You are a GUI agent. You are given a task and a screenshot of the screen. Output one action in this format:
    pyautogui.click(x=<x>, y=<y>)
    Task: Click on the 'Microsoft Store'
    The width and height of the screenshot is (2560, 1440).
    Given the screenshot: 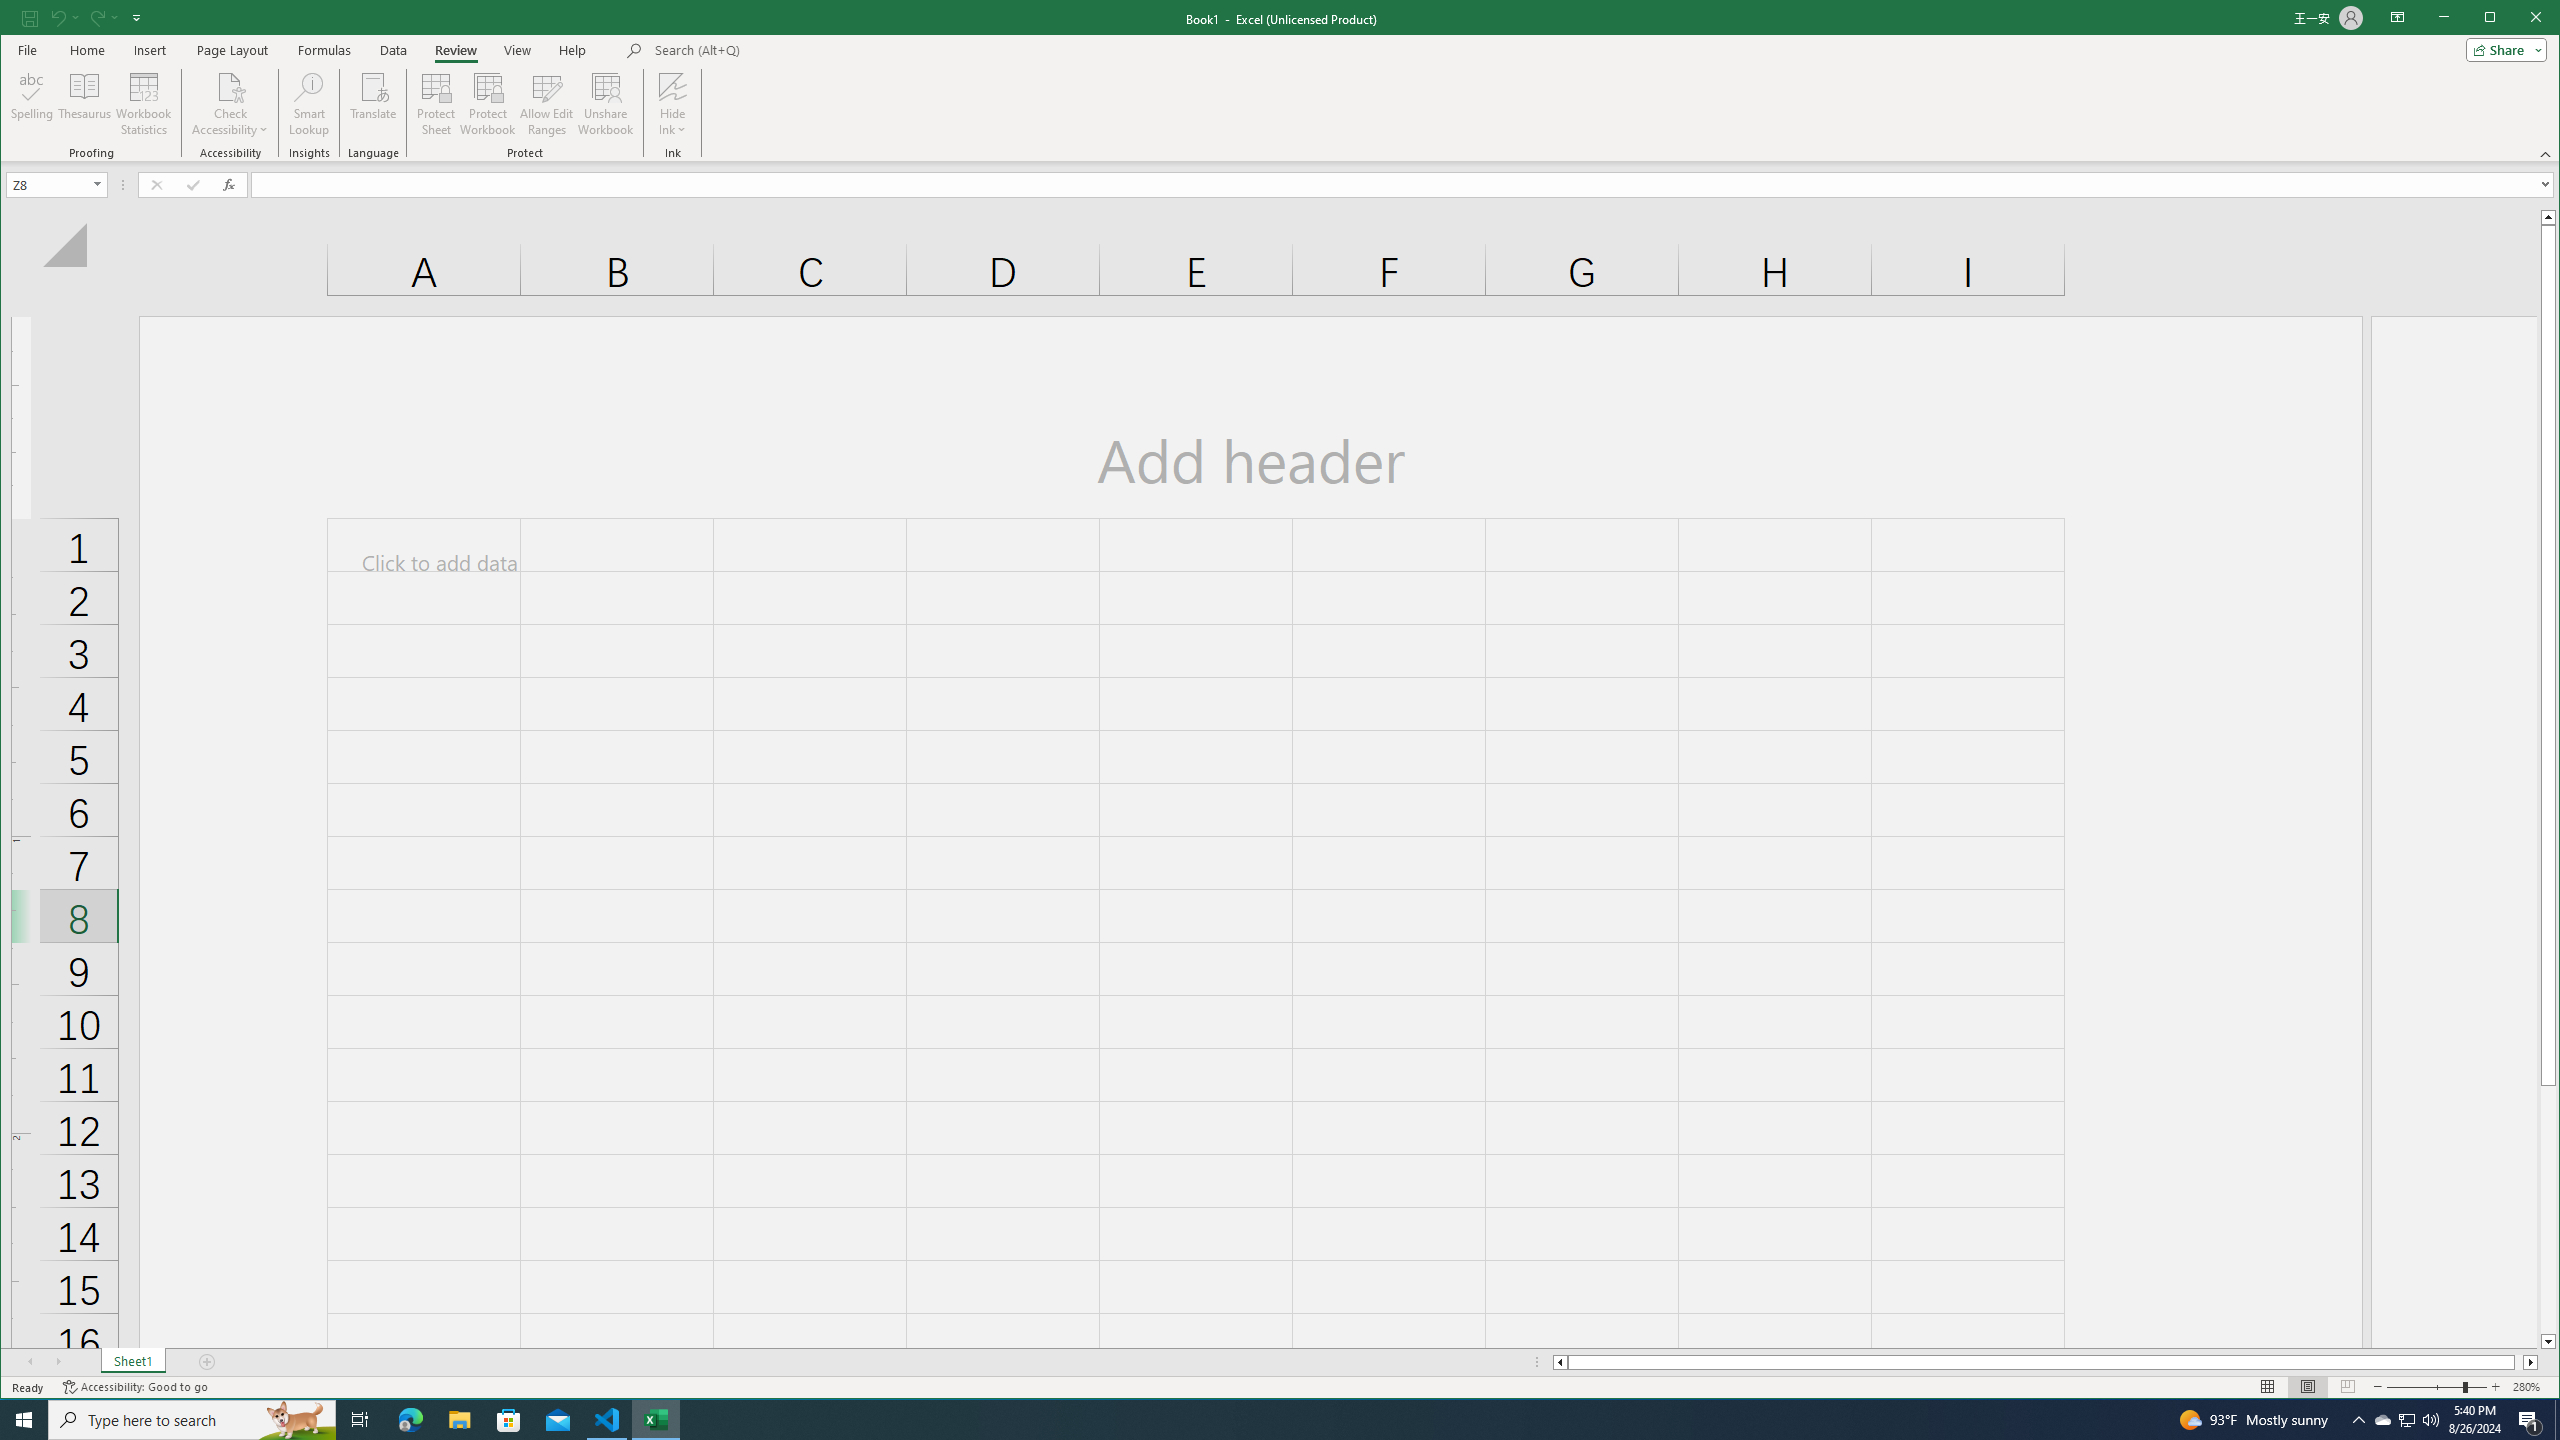 What is the action you would take?
    pyautogui.click(x=509, y=1418)
    